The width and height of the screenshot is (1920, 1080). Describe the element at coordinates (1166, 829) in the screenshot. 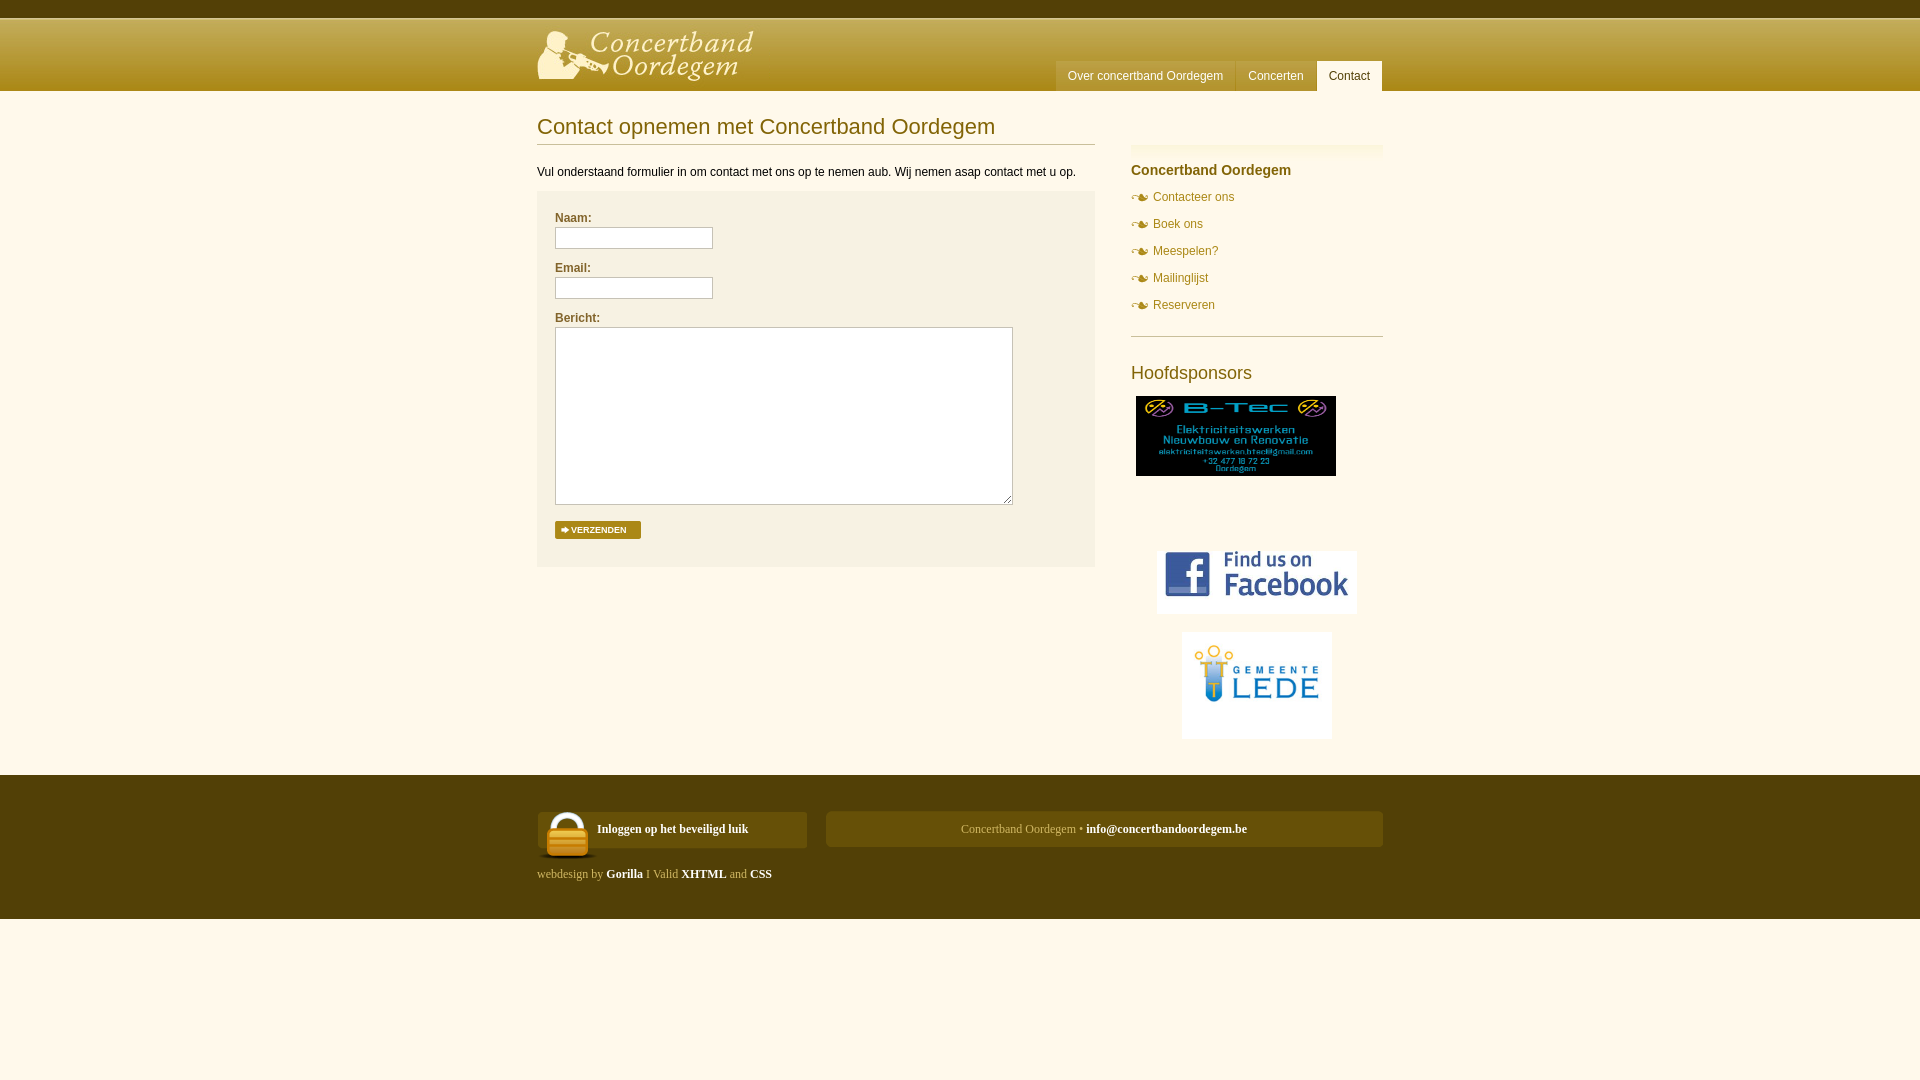

I see `'info@concertbandoordegem.be'` at that location.